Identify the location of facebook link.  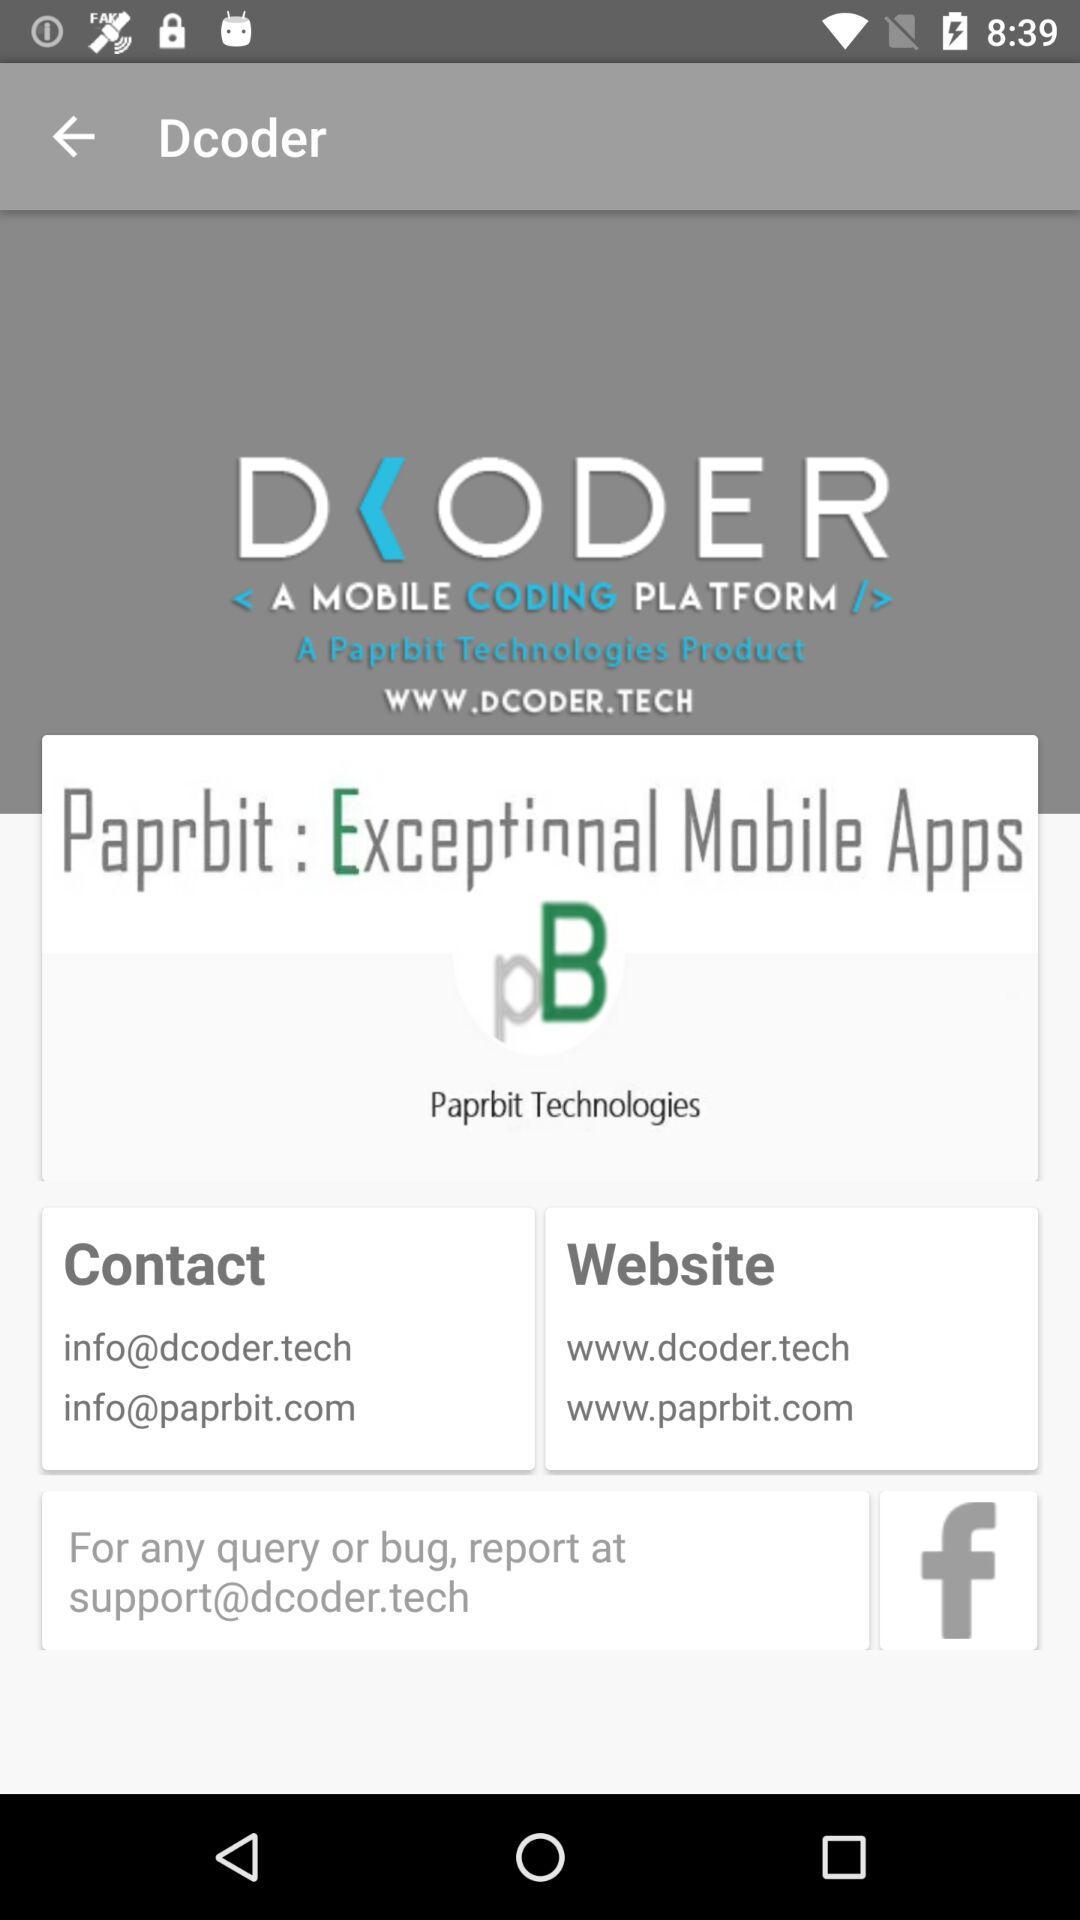
(957, 1569).